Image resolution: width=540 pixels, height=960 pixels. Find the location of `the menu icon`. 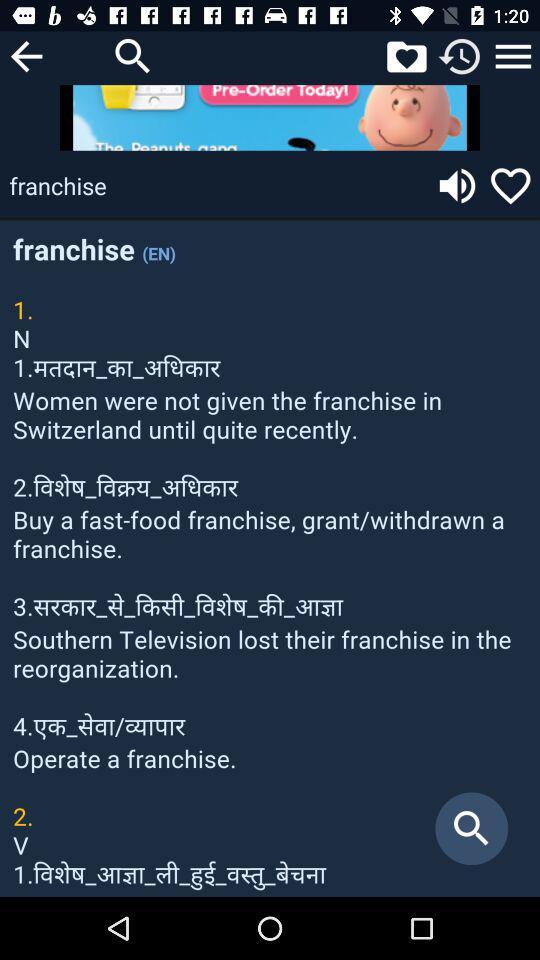

the menu icon is located at coordinates (513, 55).